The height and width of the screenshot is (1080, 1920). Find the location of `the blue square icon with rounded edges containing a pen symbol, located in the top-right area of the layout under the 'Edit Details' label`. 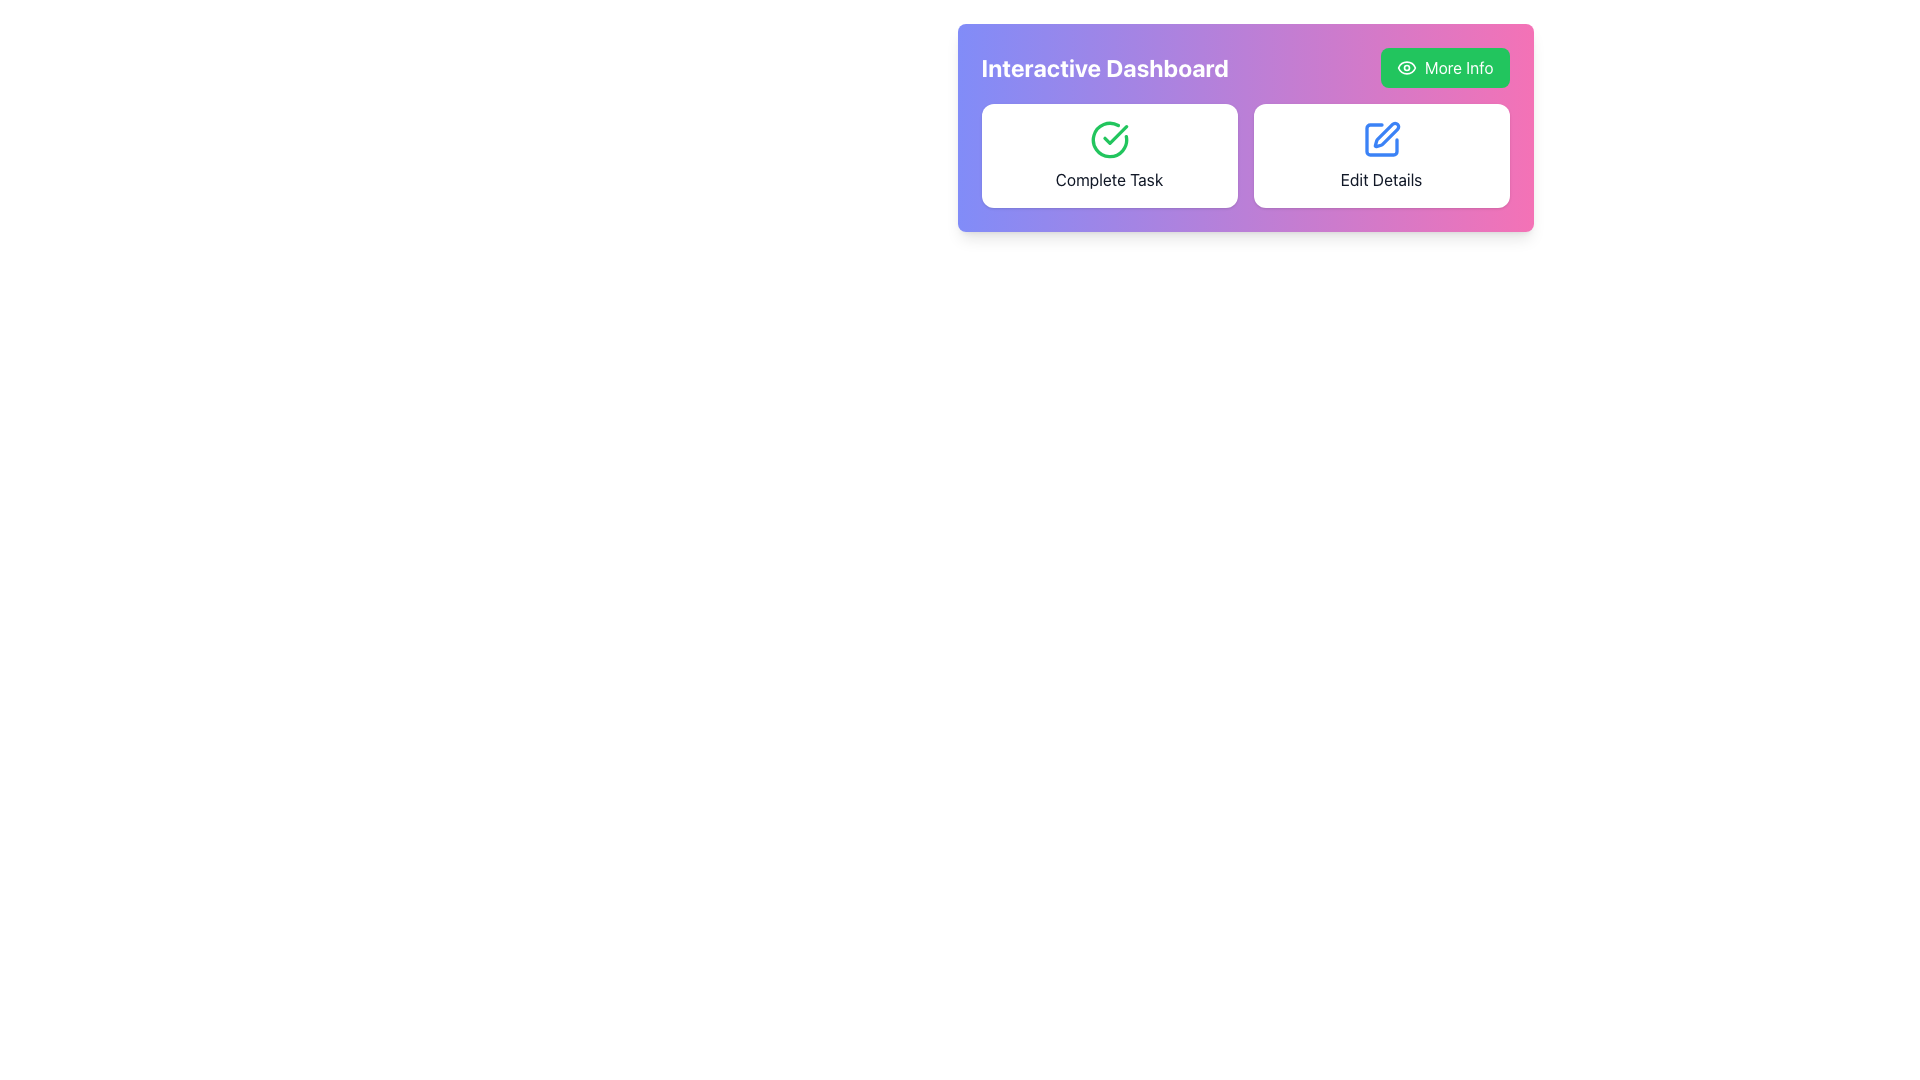

the blue square icon with rounded edges containing a pen symbol, located in the top-right area of the layout under the 'Edit Details' label is located at coordinates (1380, 138).